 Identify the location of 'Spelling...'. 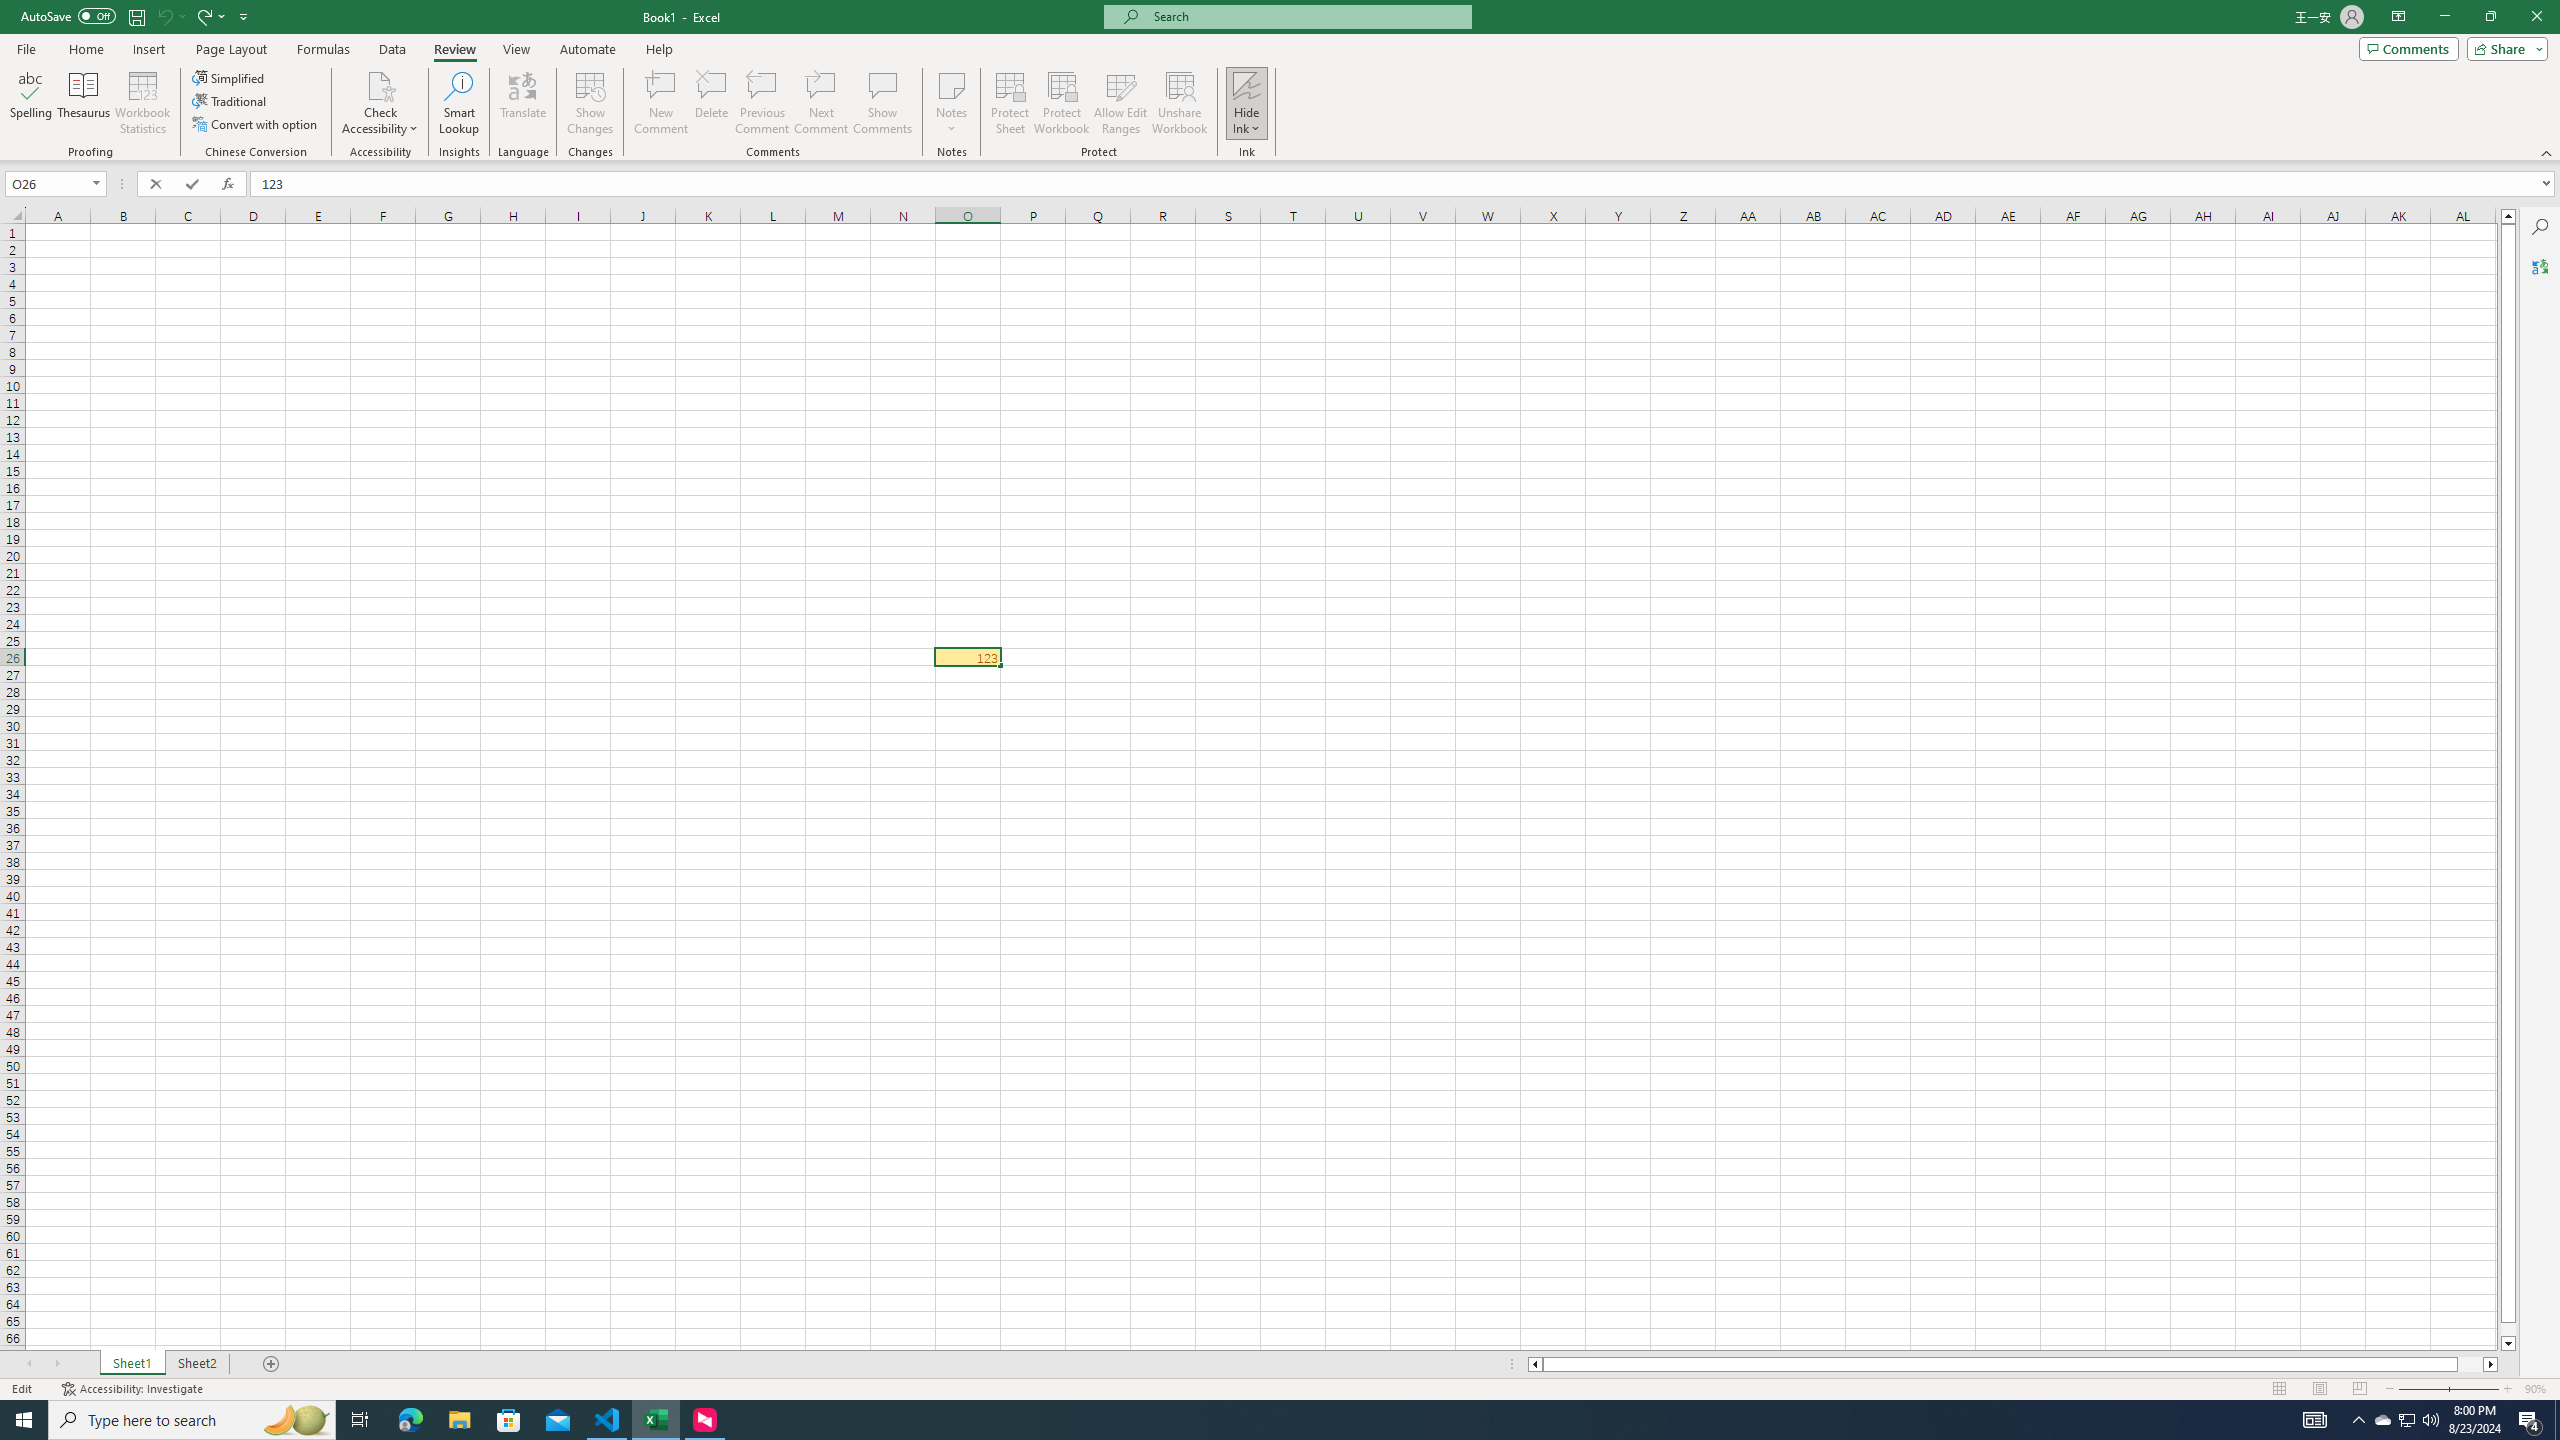
(29, 103).